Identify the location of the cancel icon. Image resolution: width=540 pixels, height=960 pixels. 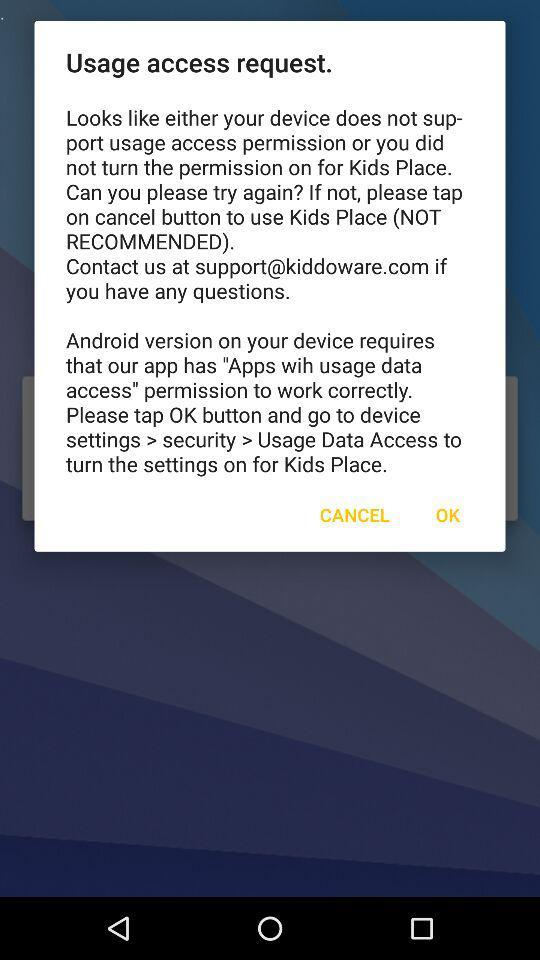
(353, 513).